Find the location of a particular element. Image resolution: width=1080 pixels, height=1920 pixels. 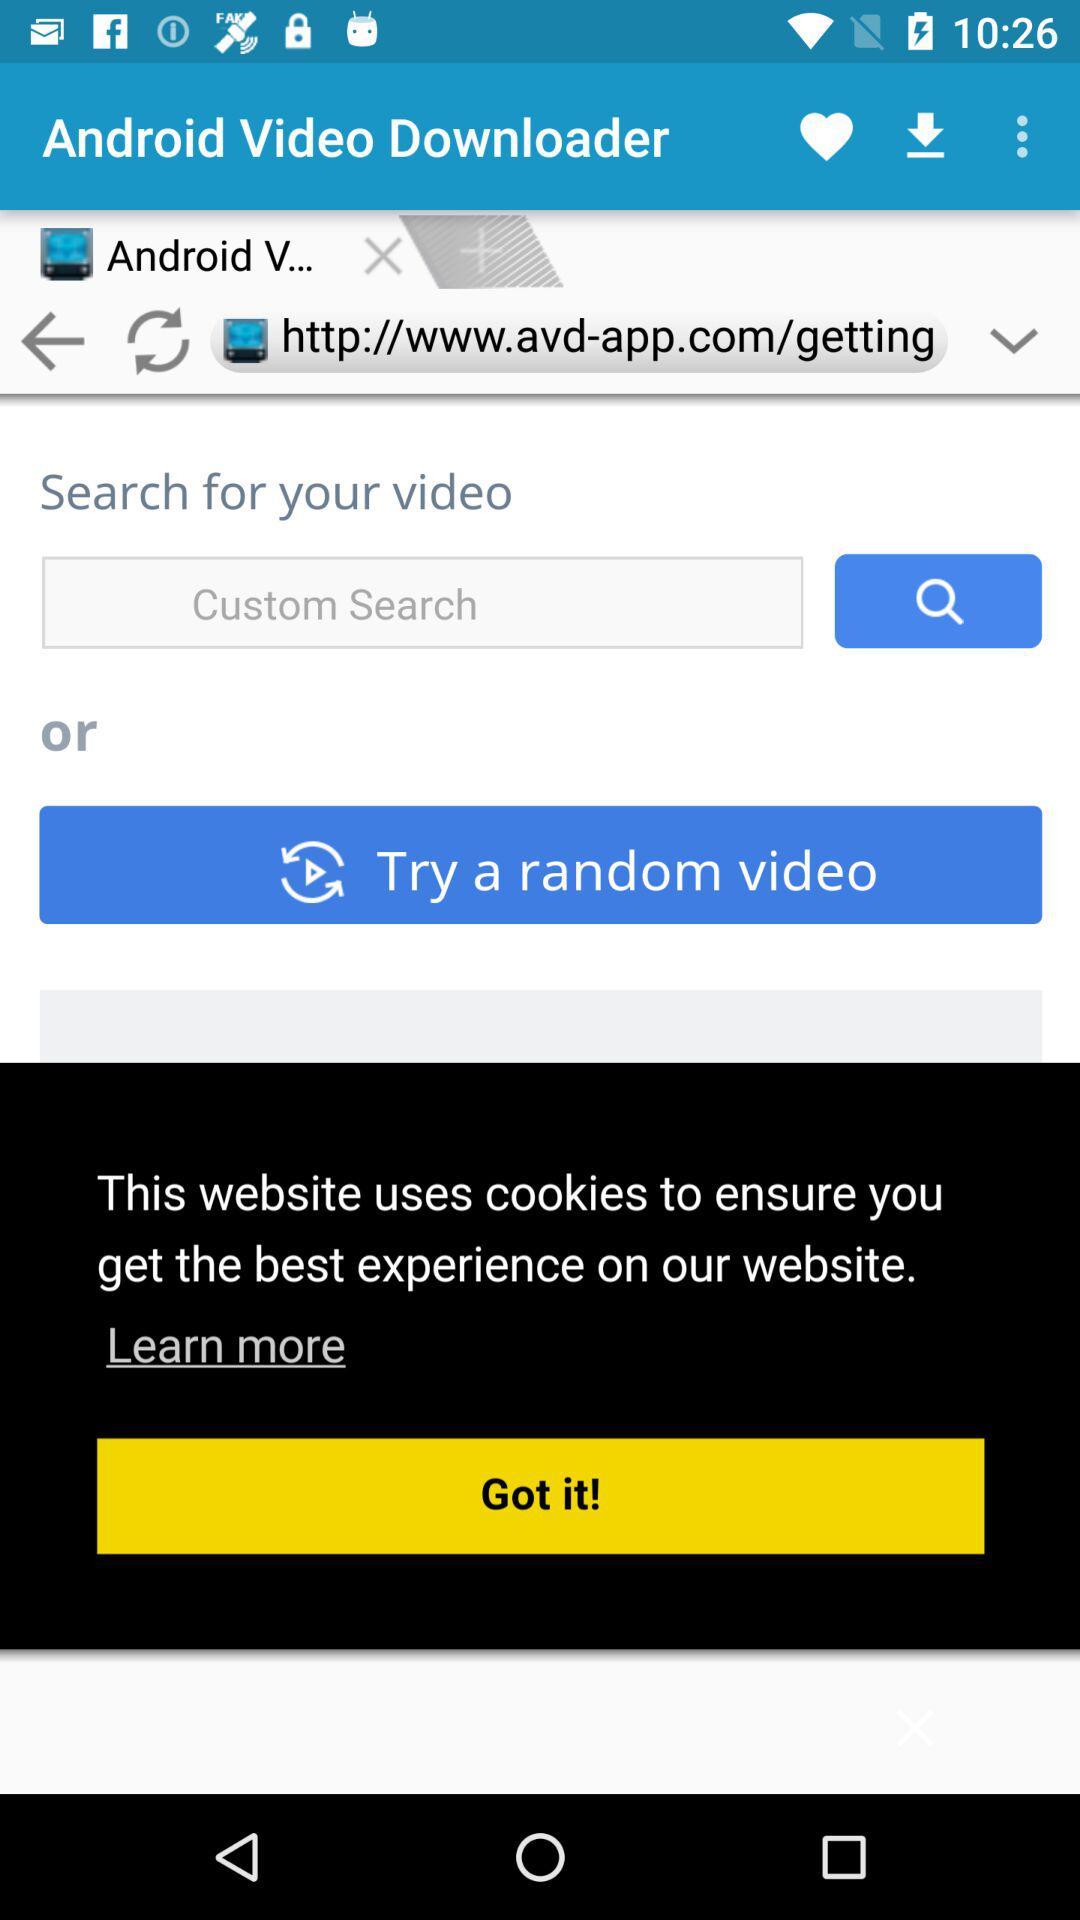

on is located at coordinates (481, 250).